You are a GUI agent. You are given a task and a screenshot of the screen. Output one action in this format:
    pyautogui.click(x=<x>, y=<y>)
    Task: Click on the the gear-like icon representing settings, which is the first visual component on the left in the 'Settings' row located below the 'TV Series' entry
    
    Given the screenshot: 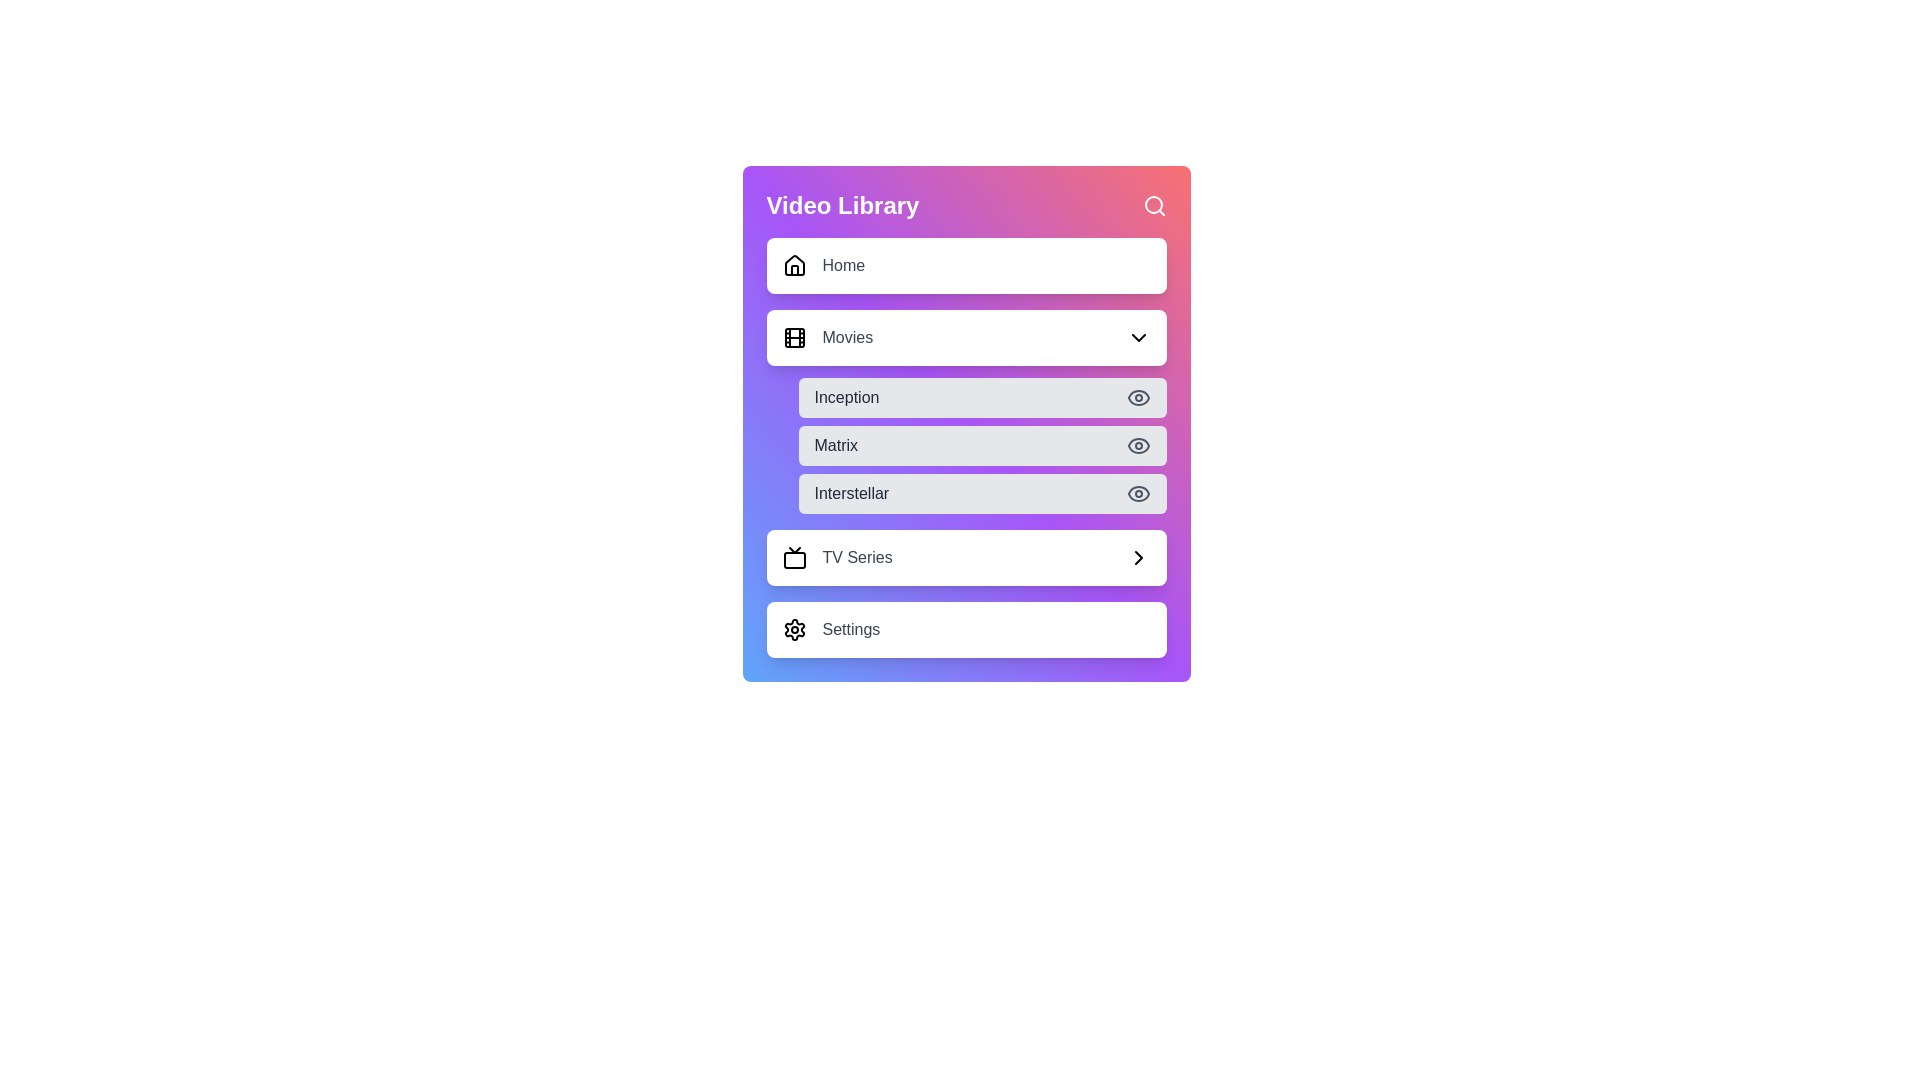 What is the action you would take?
    pyautogui.click(x=793, y=628)
    